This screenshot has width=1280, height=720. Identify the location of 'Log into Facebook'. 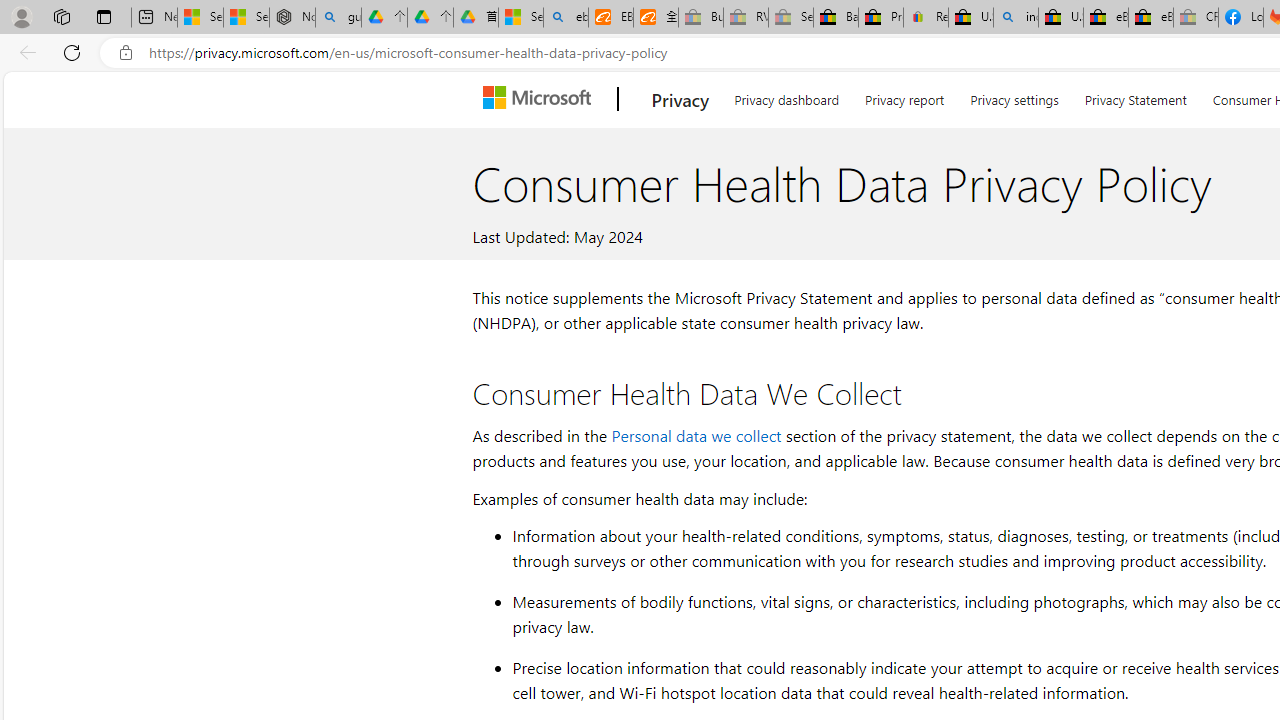
(1239, 17).